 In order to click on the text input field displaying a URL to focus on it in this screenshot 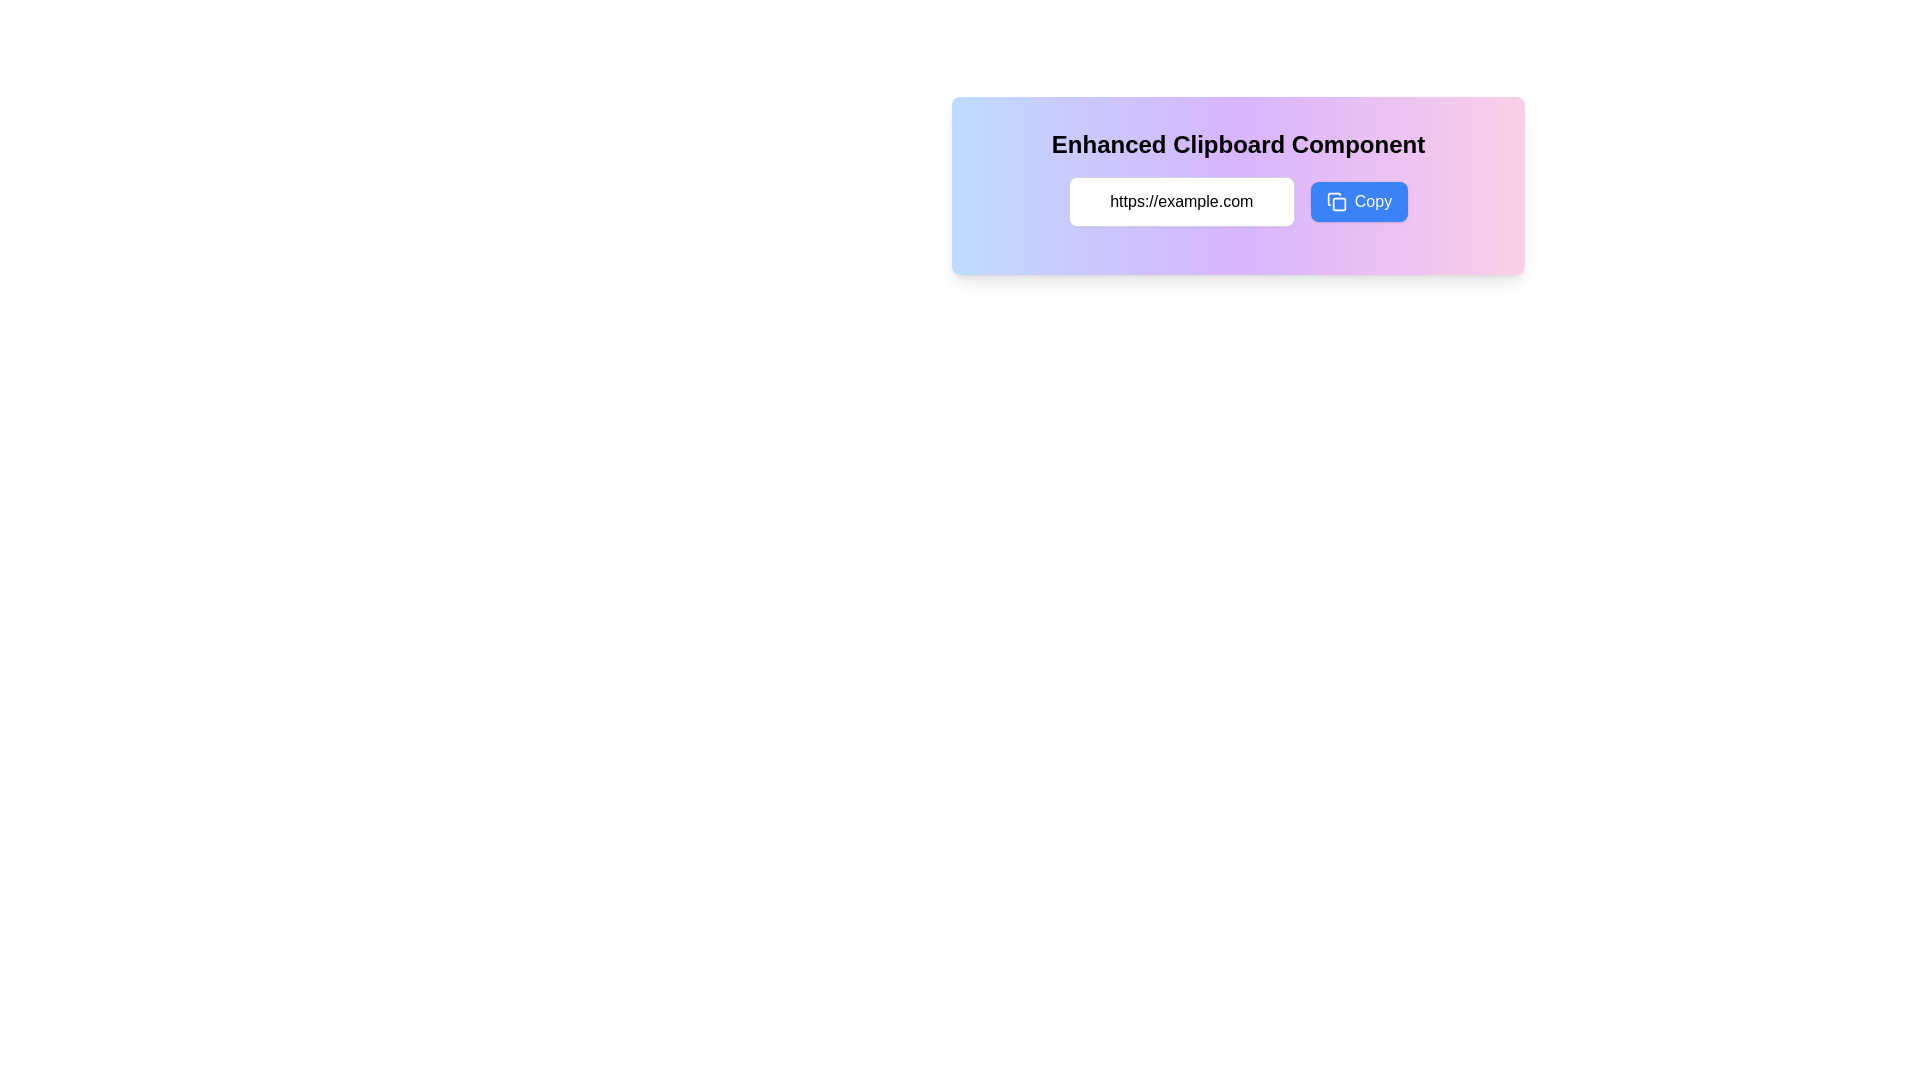, I will do `click(1181, 201)`.